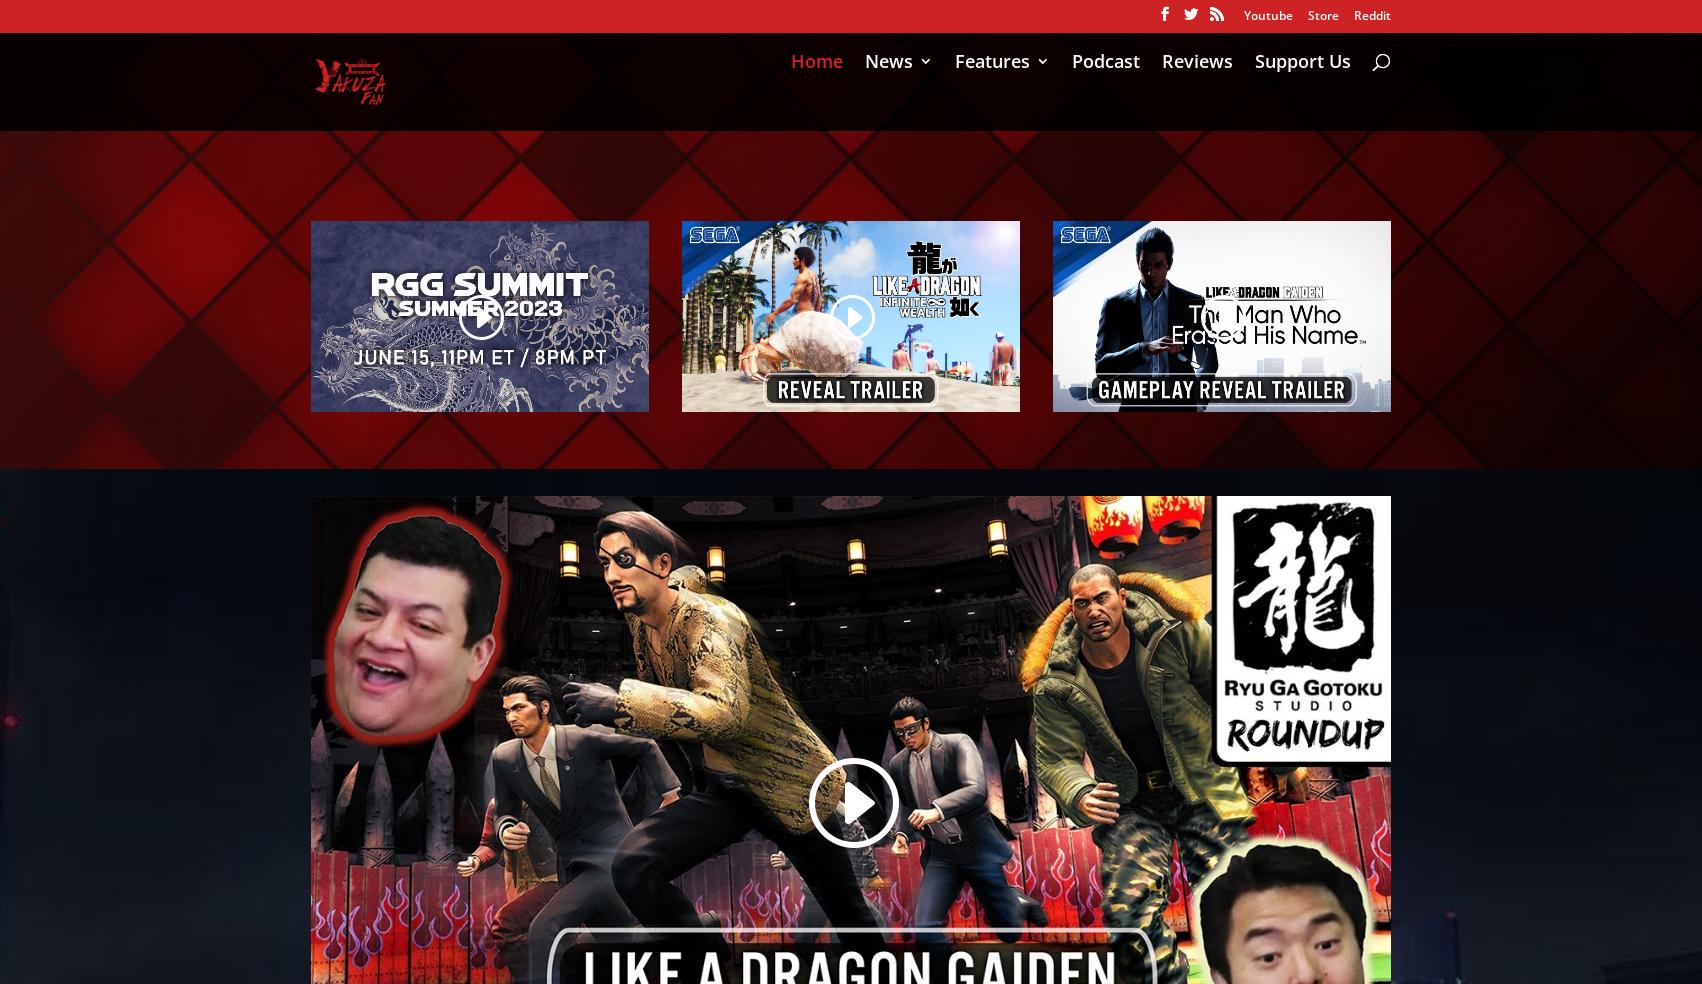  What do you see at coordinates (1197, 101) in the screenshot?
I see `'Reviews'` at bounding box center [1197, 101].